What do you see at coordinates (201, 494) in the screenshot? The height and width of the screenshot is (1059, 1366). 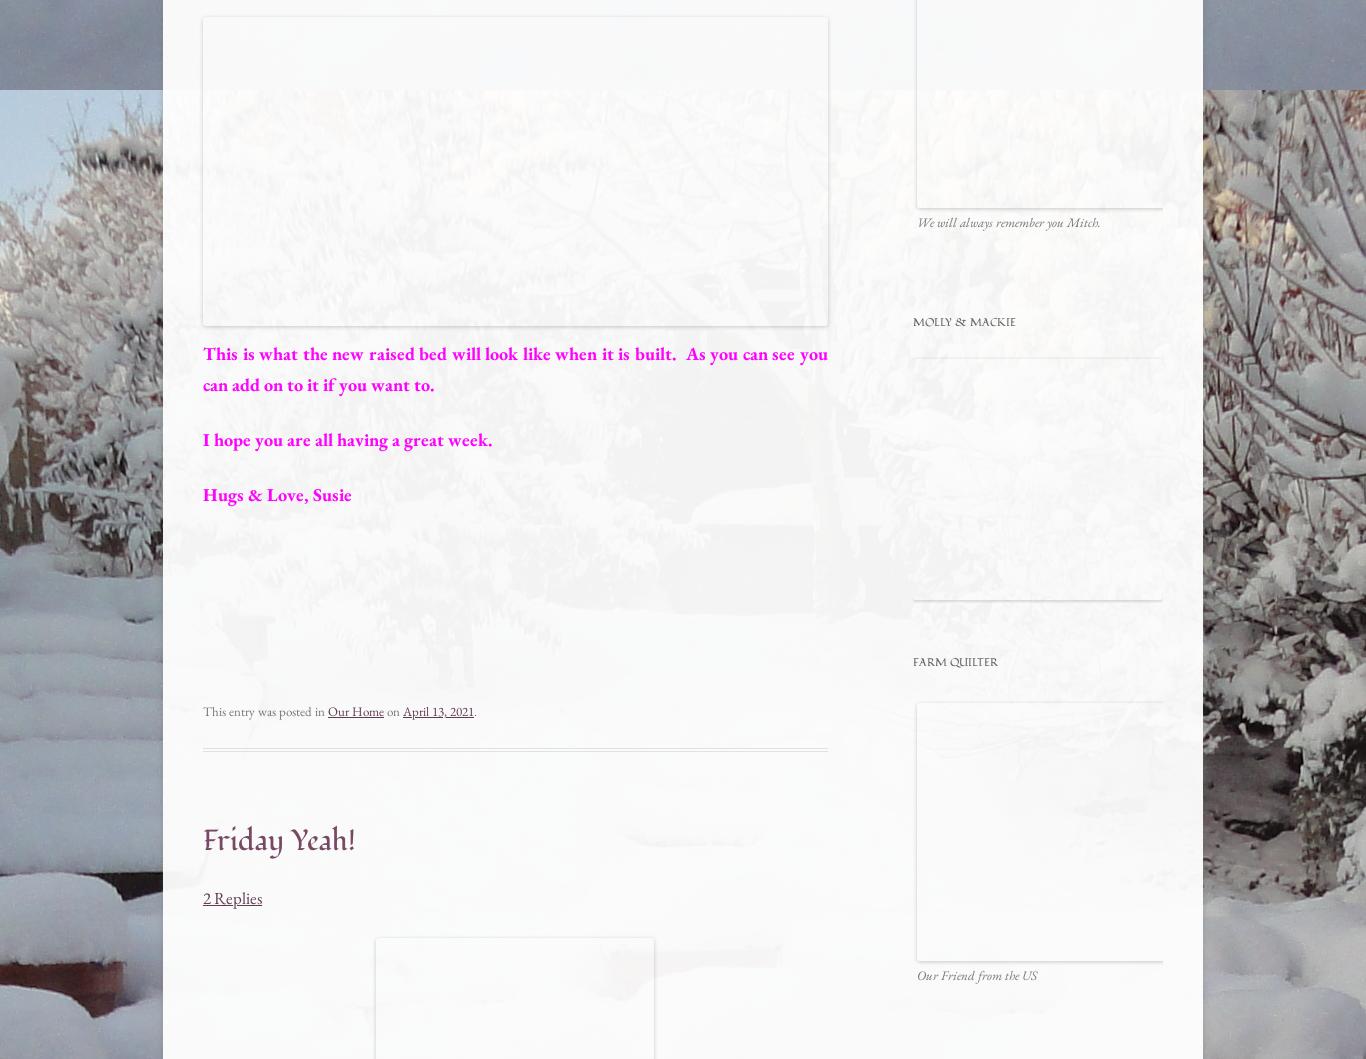 I see `'Hugs & Love, Susie'` at bounding box center [201, 494].